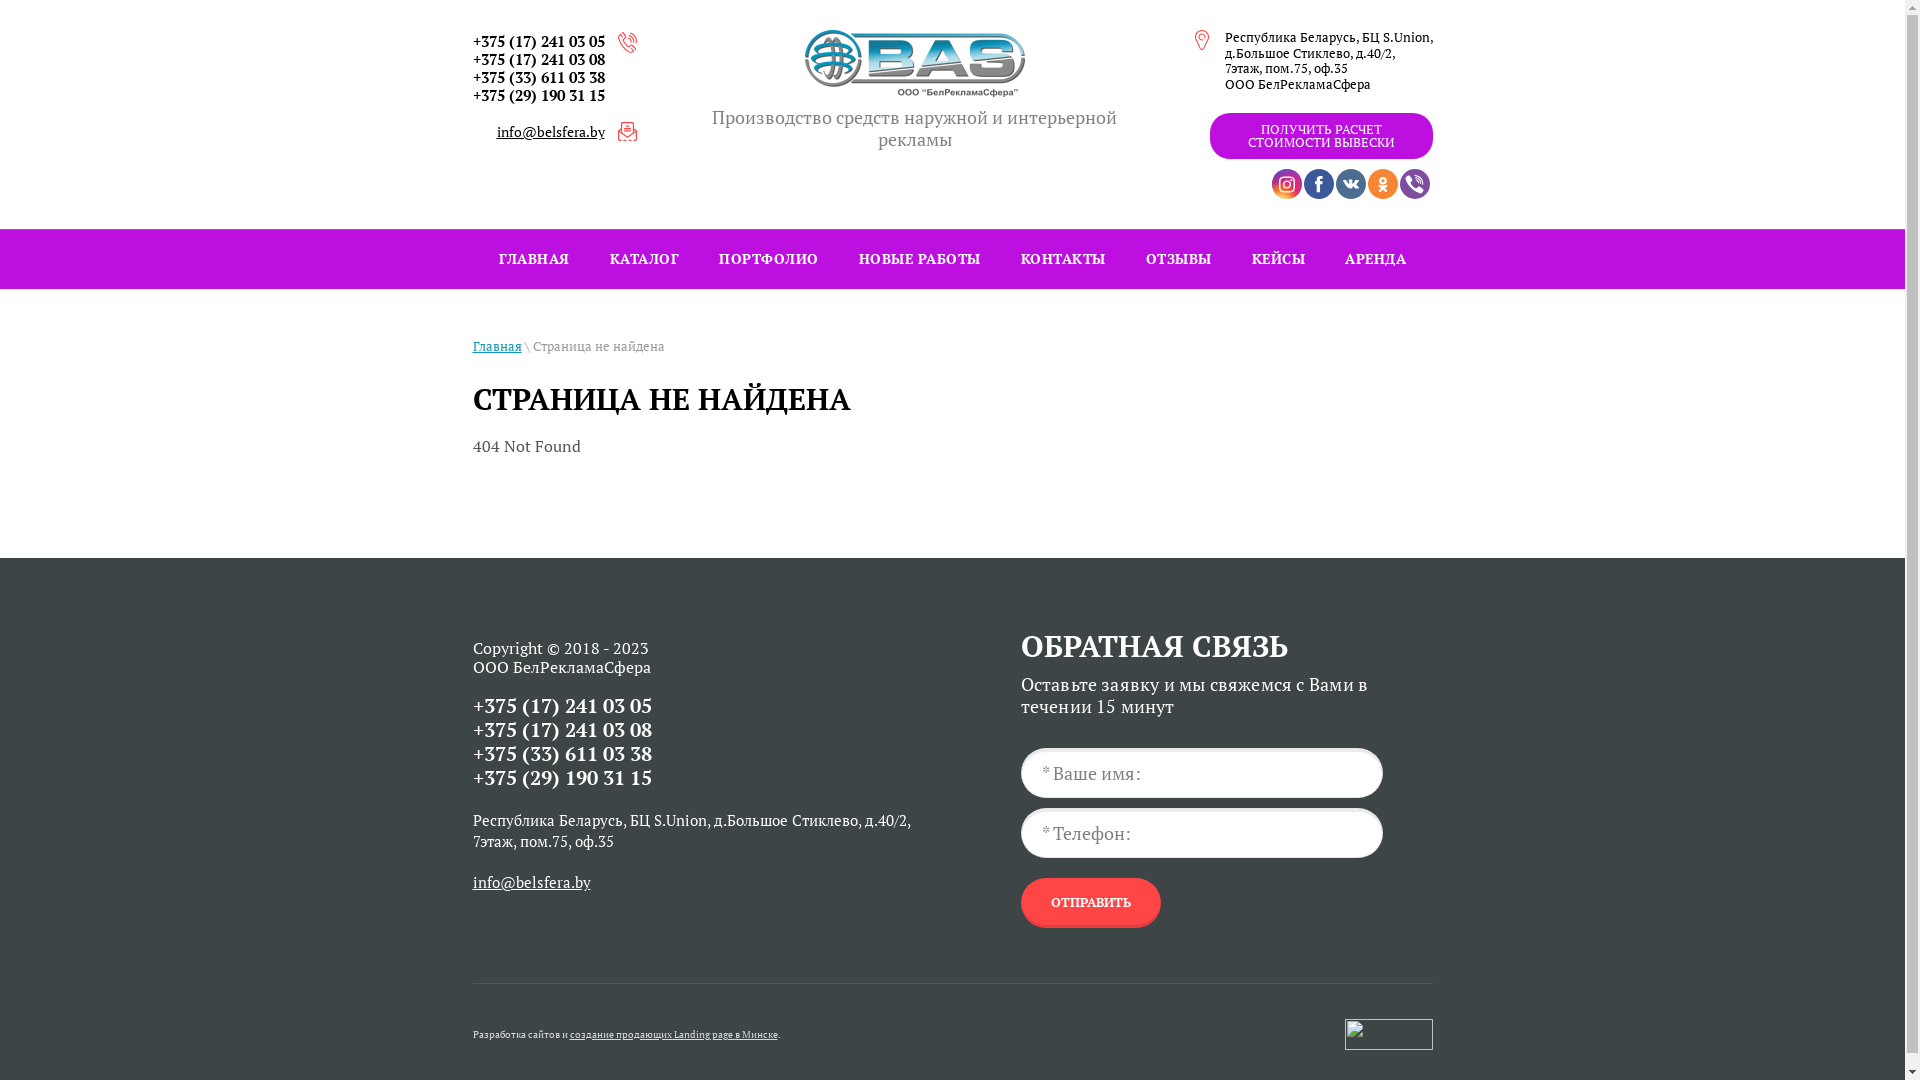 The height and width of the screenshot is (1080, 1920). I want to click on '+375 (33) 611 03 38', so click(470, 753).